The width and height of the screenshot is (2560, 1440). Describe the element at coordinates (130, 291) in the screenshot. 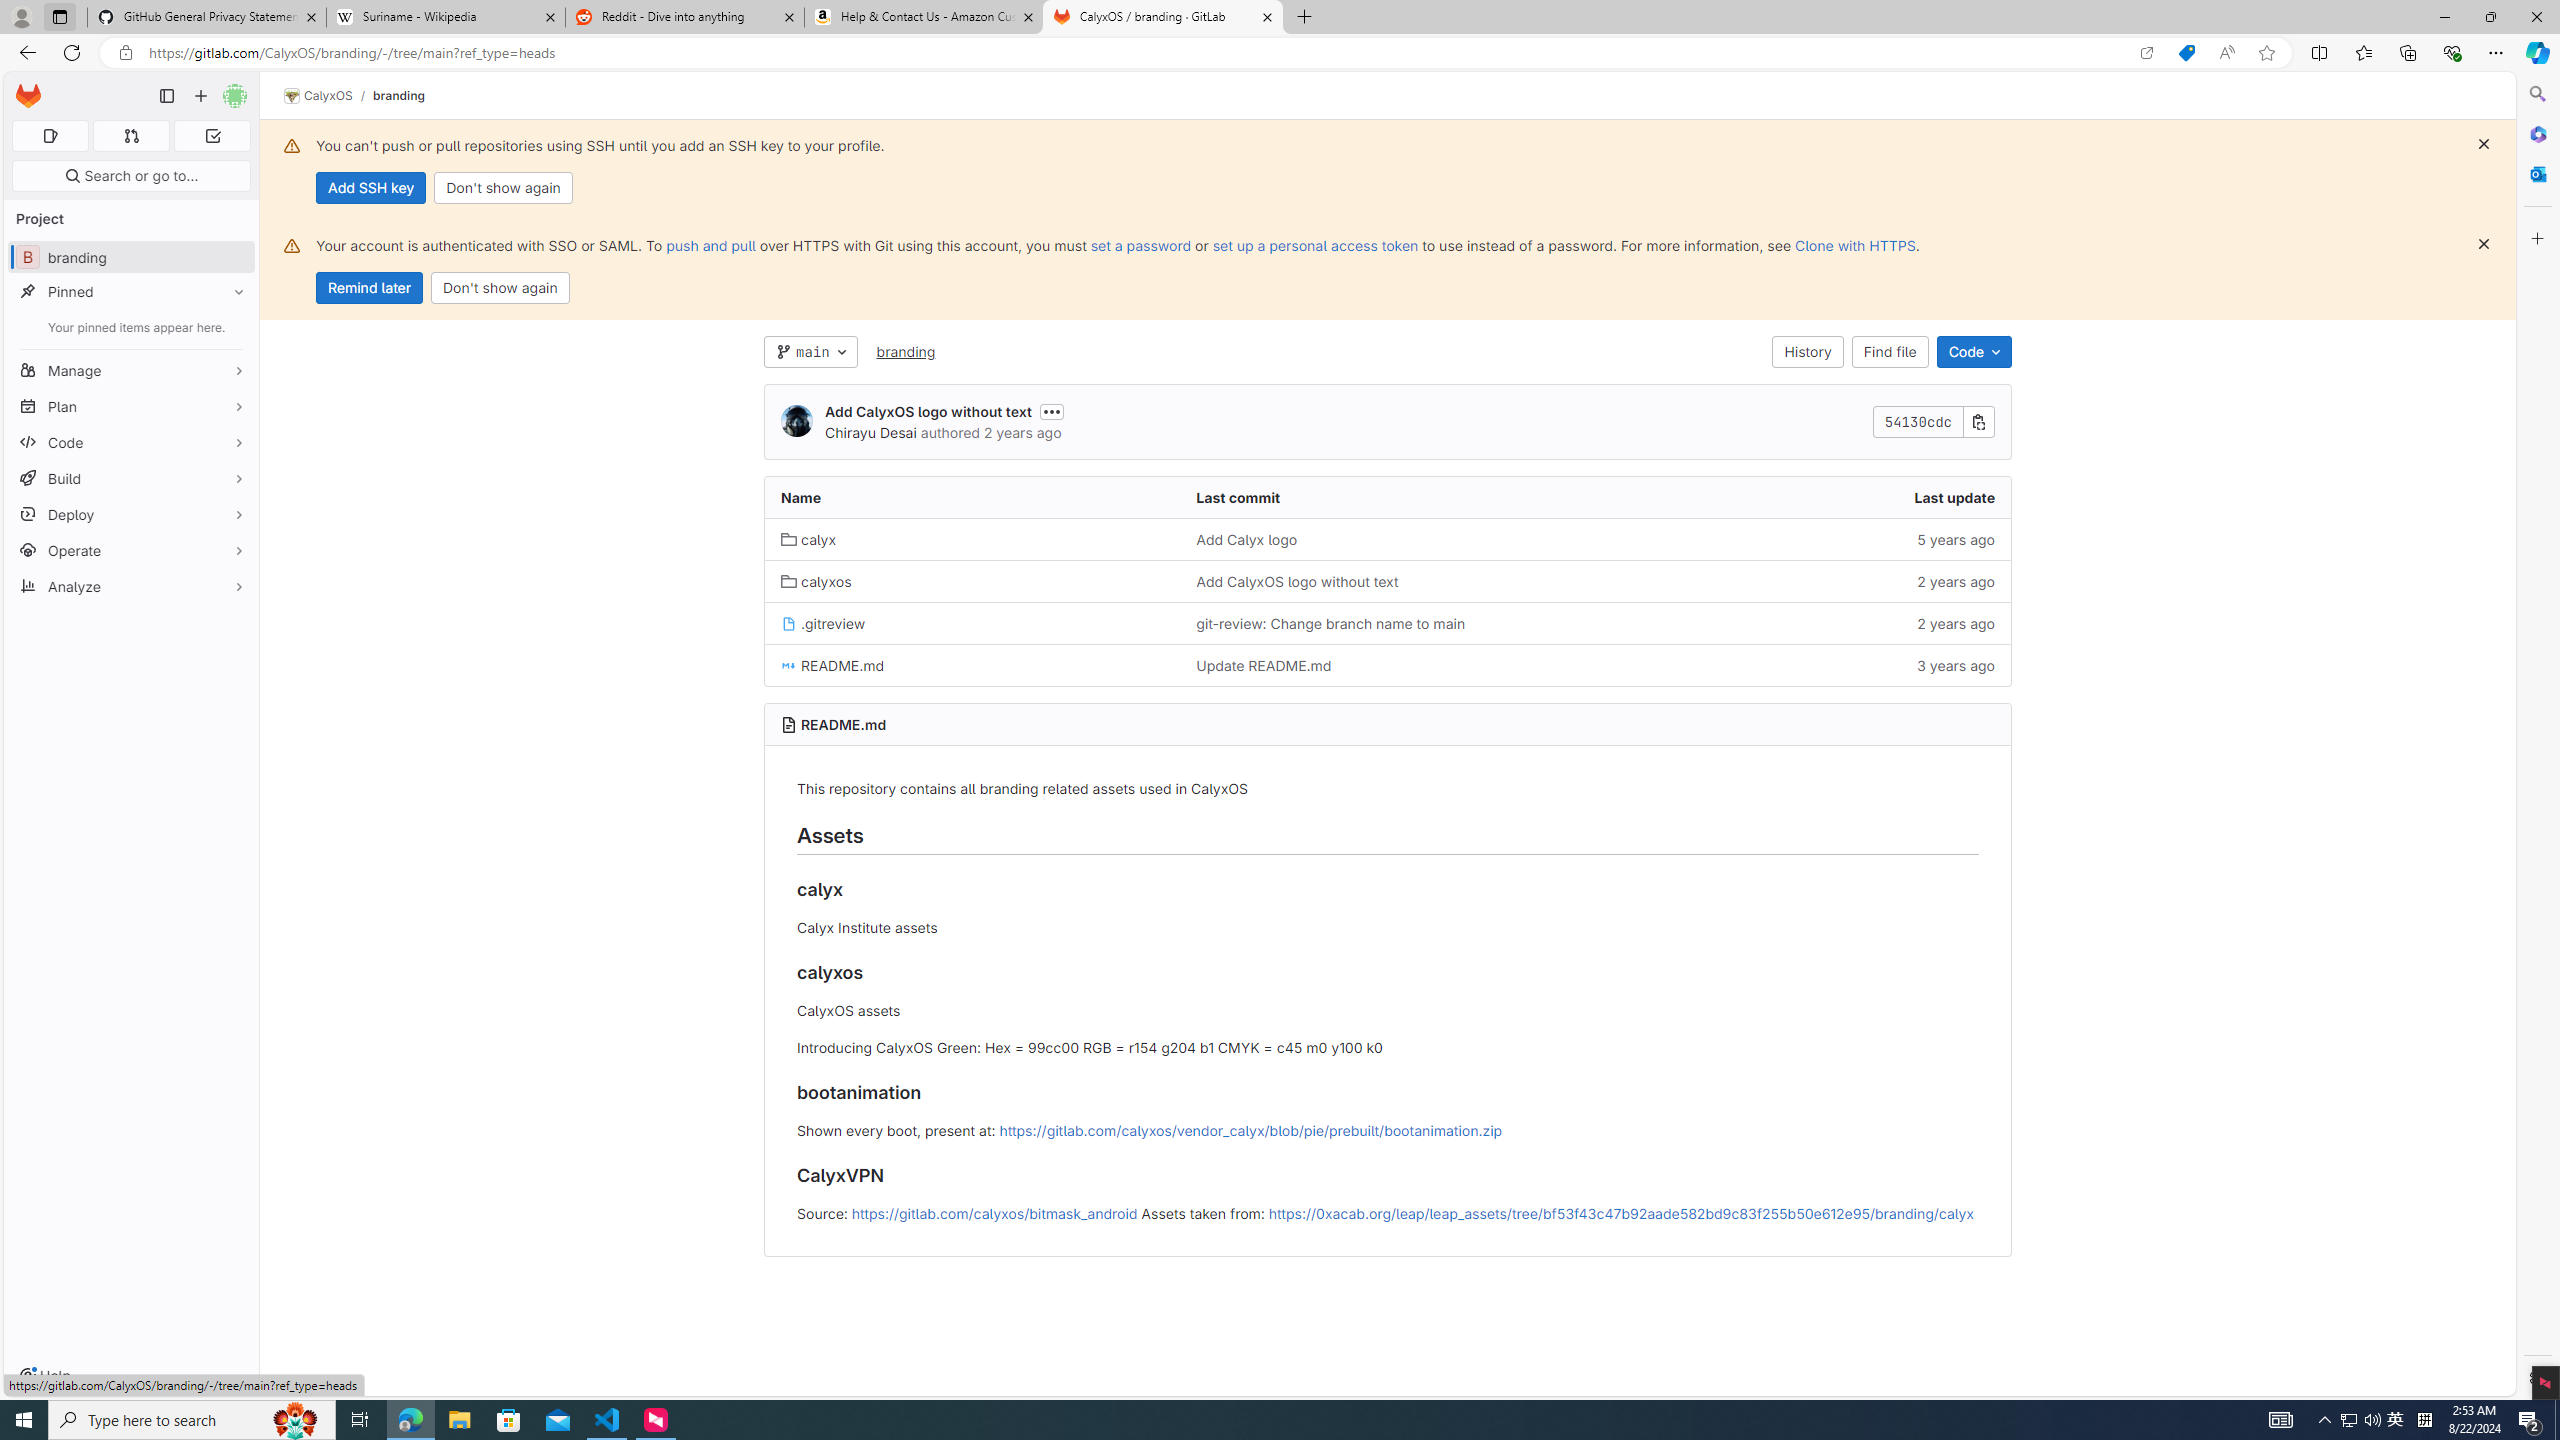

I see `'Pinned'` at that location.